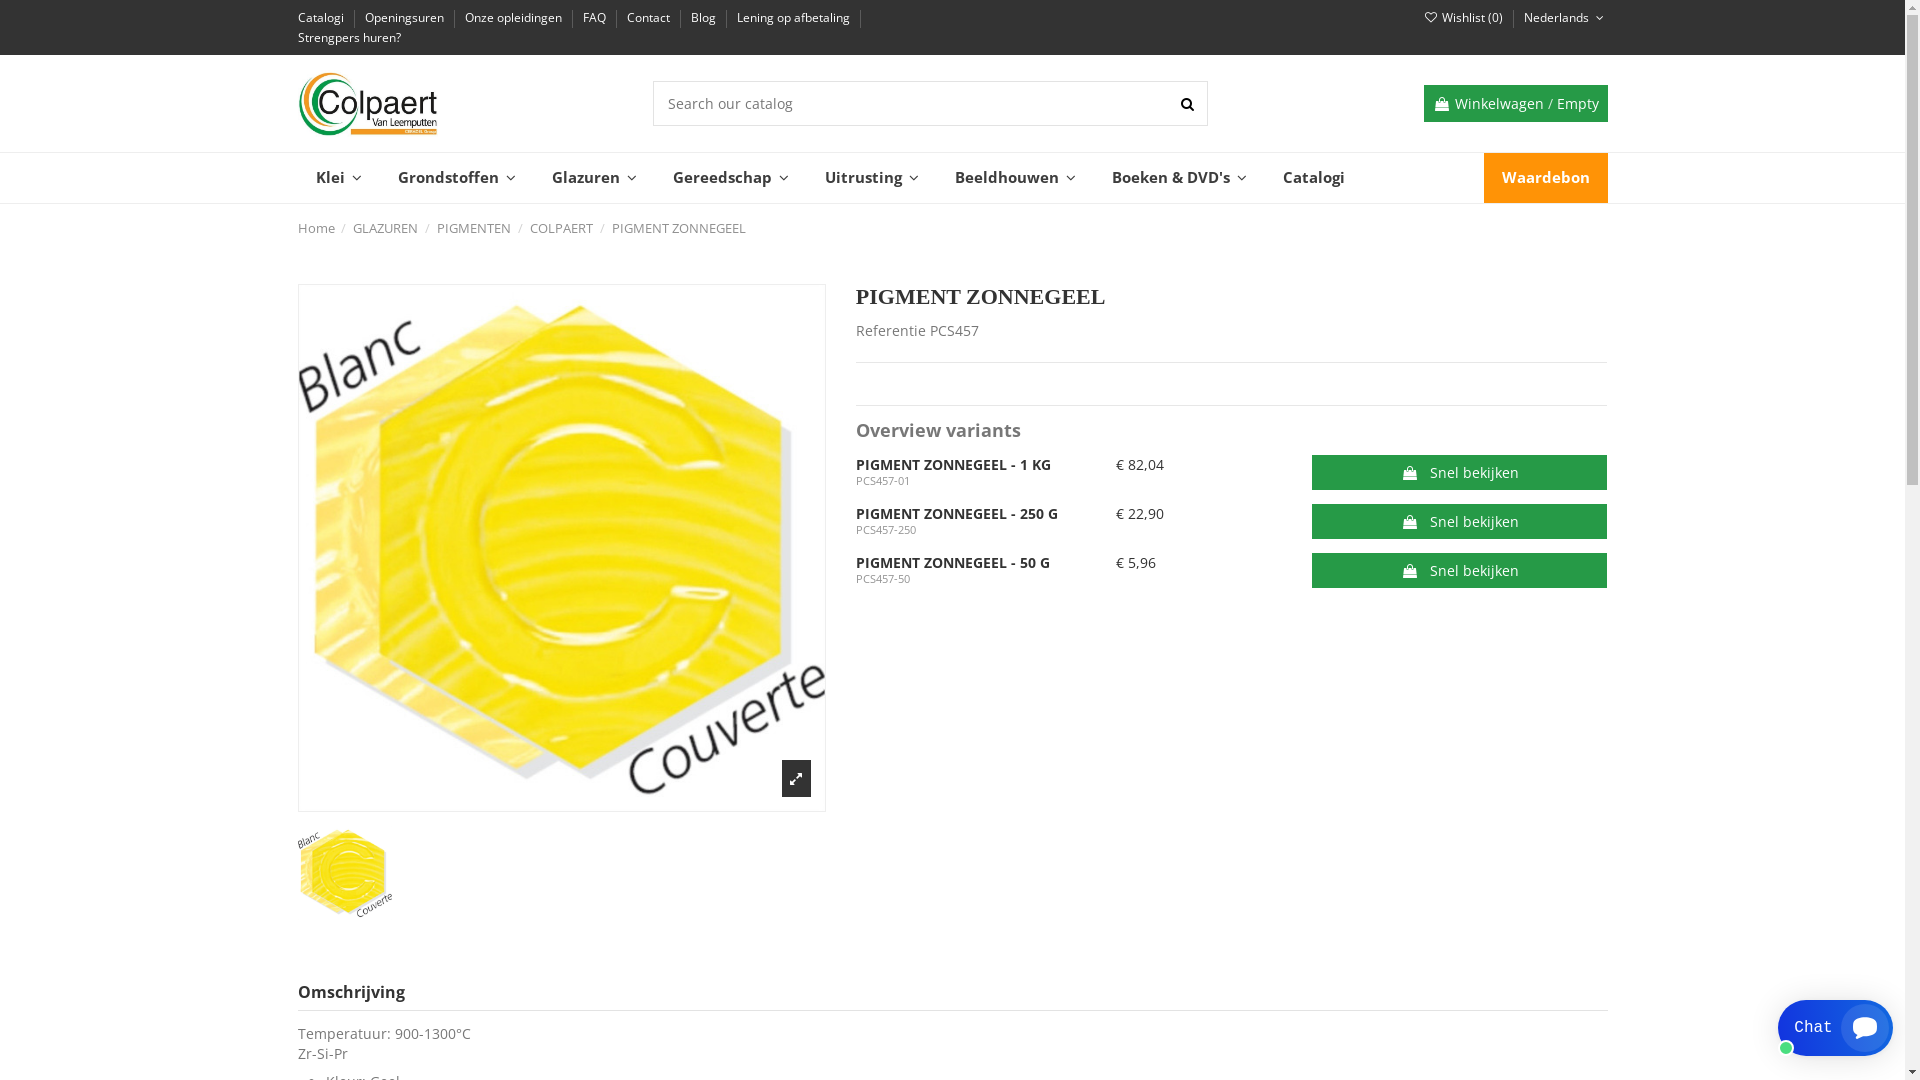 Image resolution: width=1920 pixels, height=1080 pixels. What do you see at coordinates (1835, 1028) in the screenshot?
I see `'Smartsupp widget button'` at bounding box center [1835, 1028].